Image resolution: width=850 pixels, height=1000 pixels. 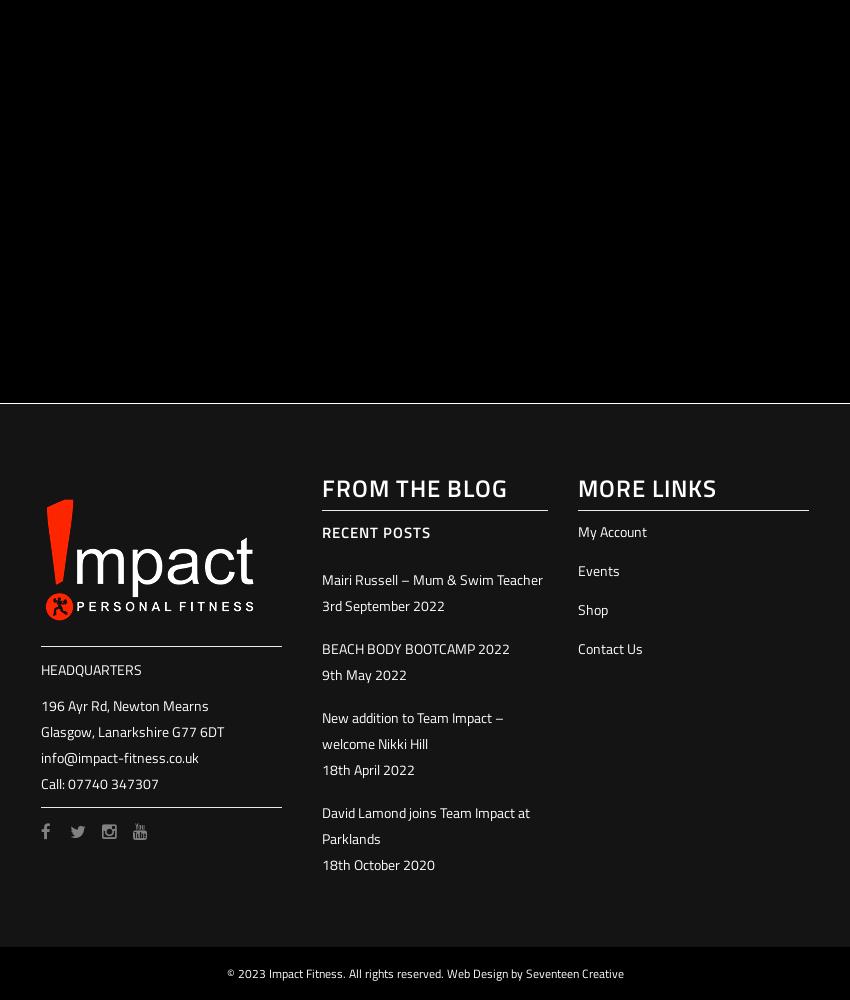 I want to click on '196 Ayr Rd, Newton Mearns', so click(x=39, y=704).